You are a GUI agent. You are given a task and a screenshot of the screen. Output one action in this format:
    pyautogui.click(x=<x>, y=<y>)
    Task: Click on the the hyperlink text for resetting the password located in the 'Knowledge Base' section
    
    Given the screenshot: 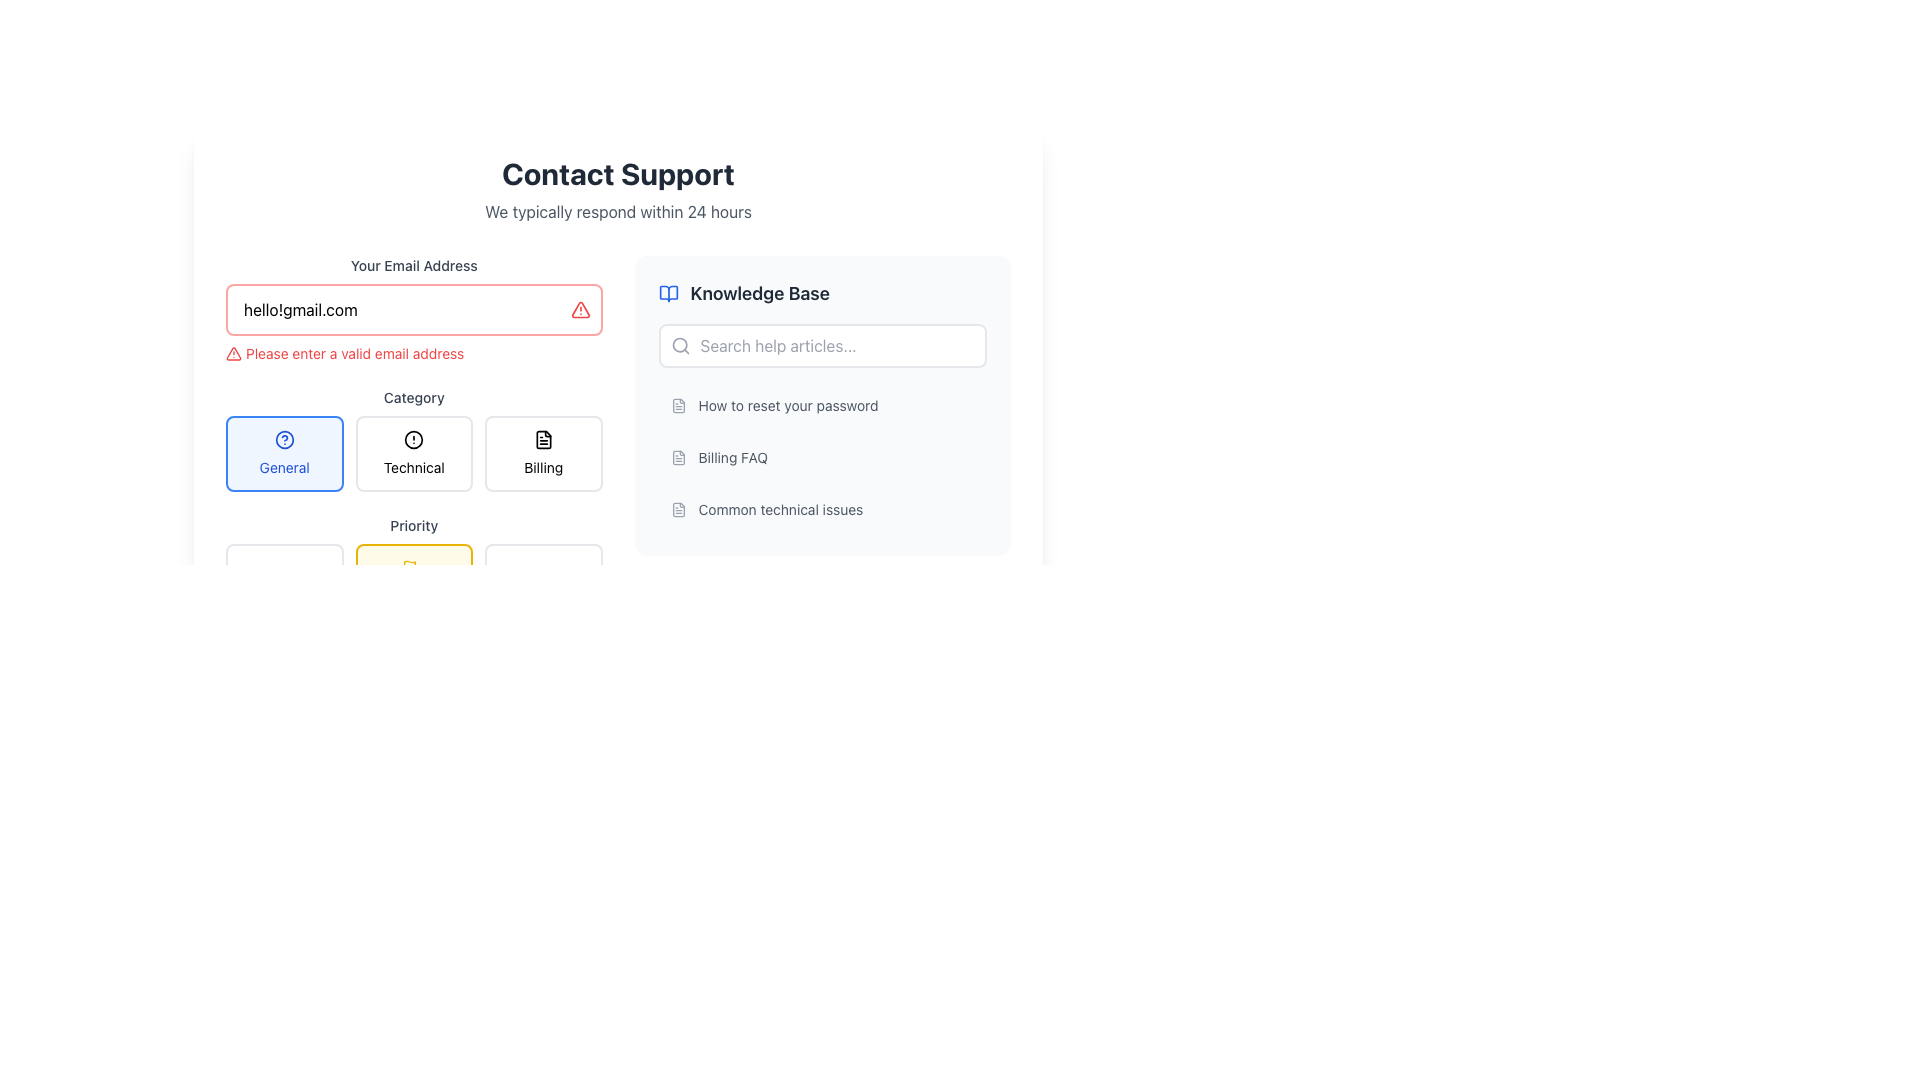 What is the action you would take?
    pyautogui.click(x=822, y=405)
    